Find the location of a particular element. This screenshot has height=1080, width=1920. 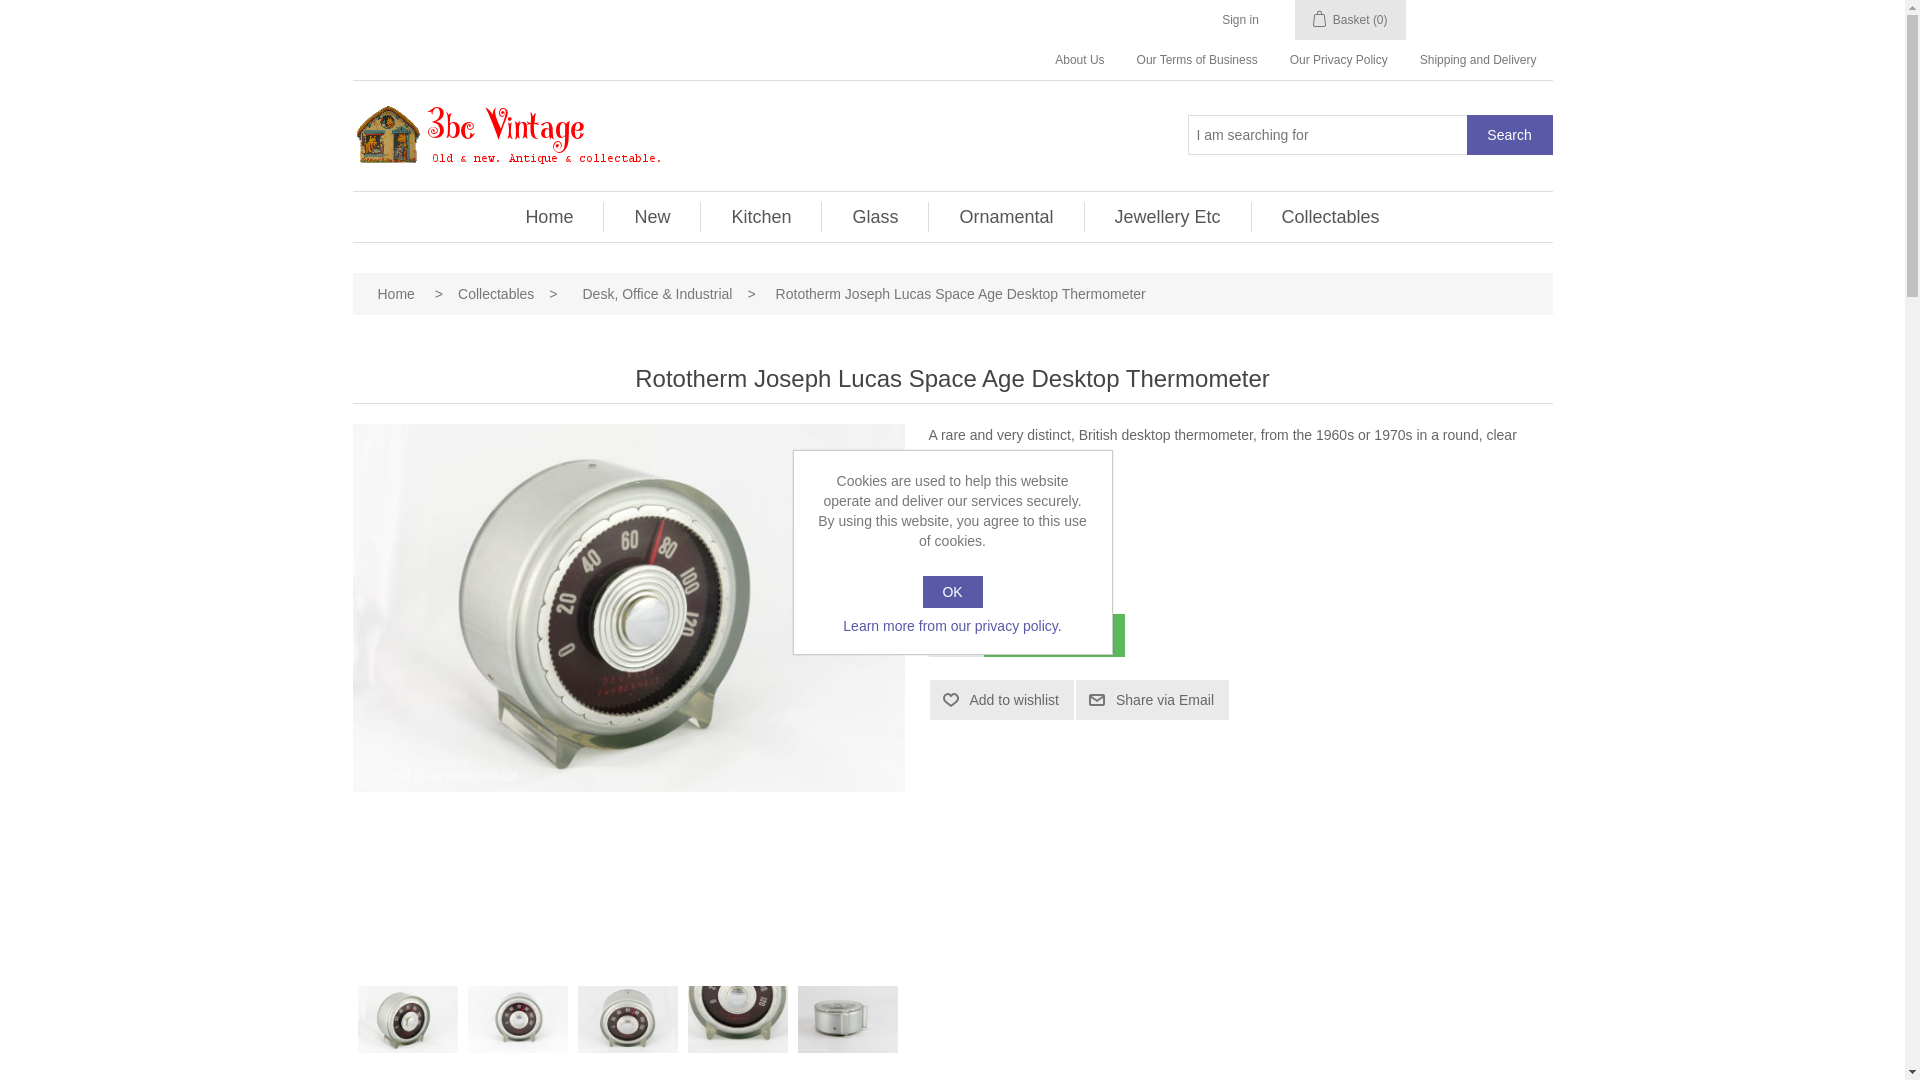

'Add to basket' is located at coordinates (1054, 635).